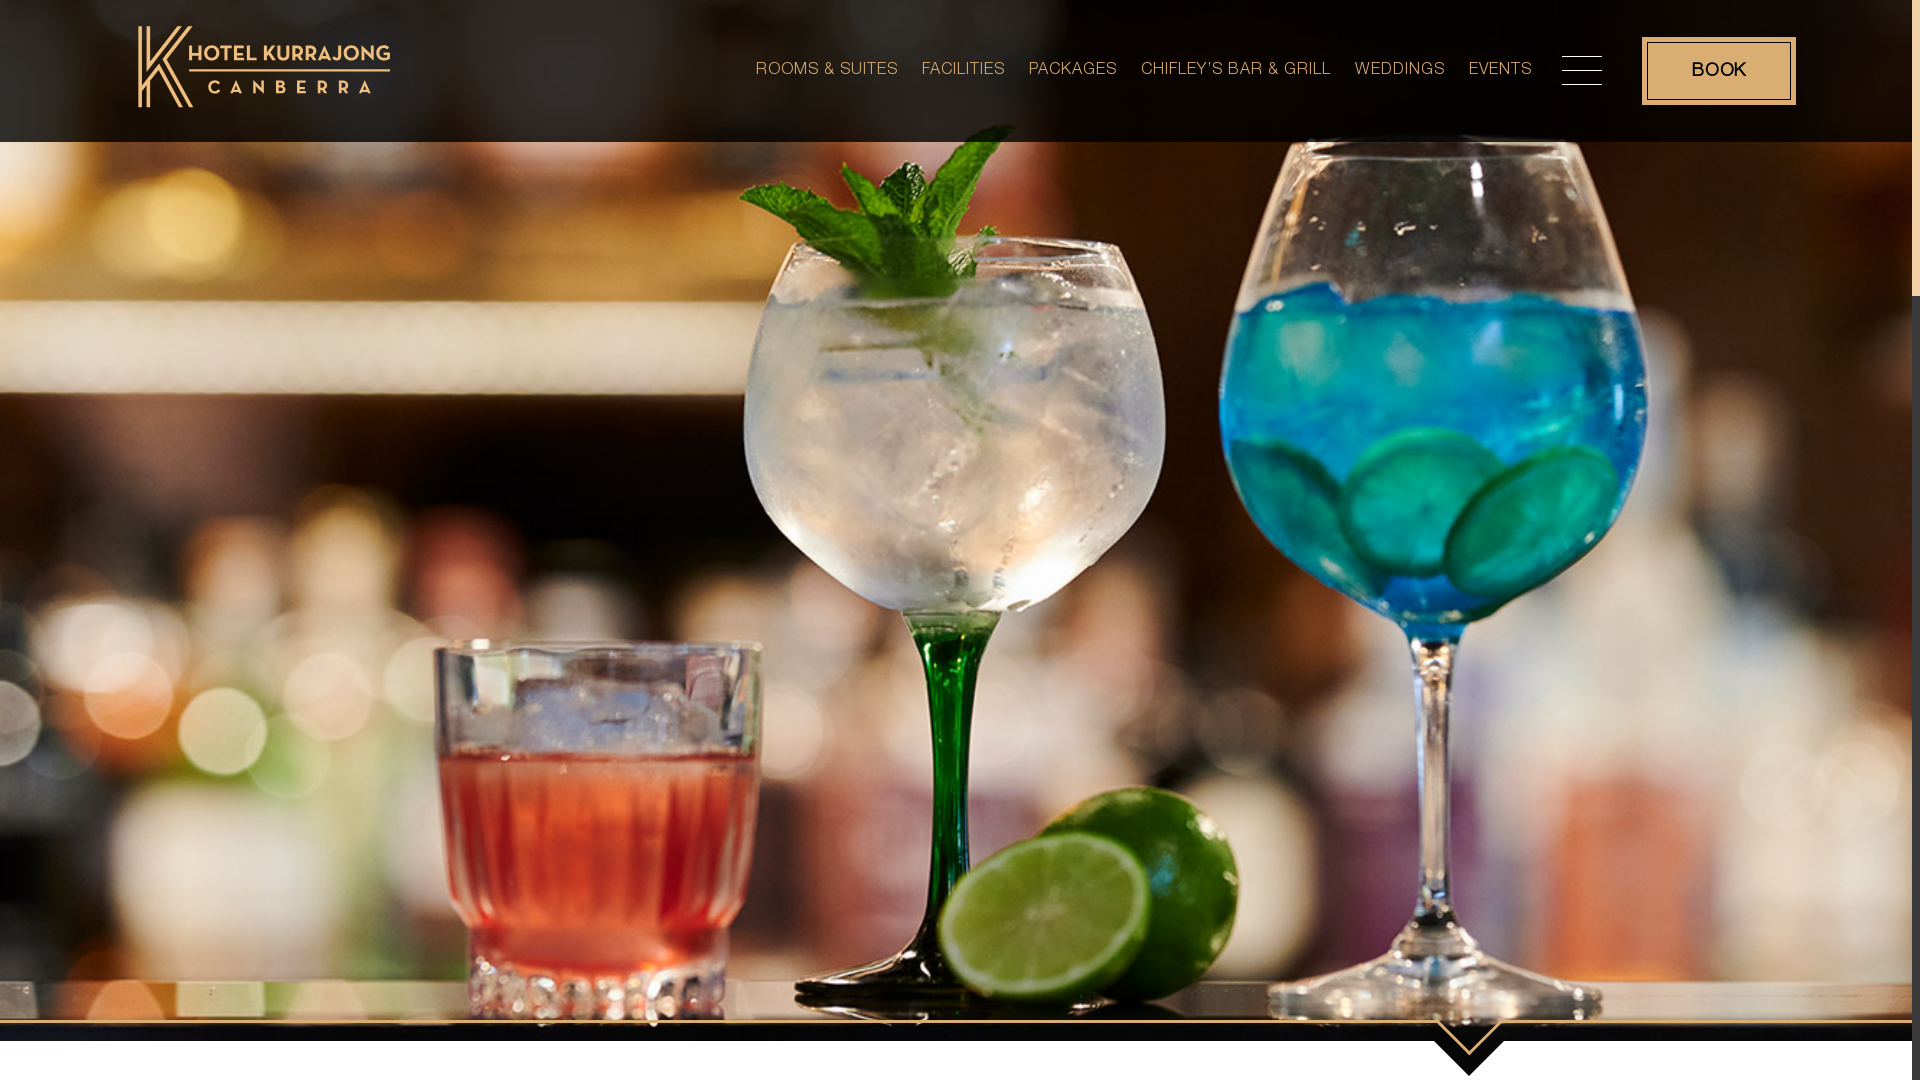  I want to click on 'PACKAGES', so click(1028, 55).